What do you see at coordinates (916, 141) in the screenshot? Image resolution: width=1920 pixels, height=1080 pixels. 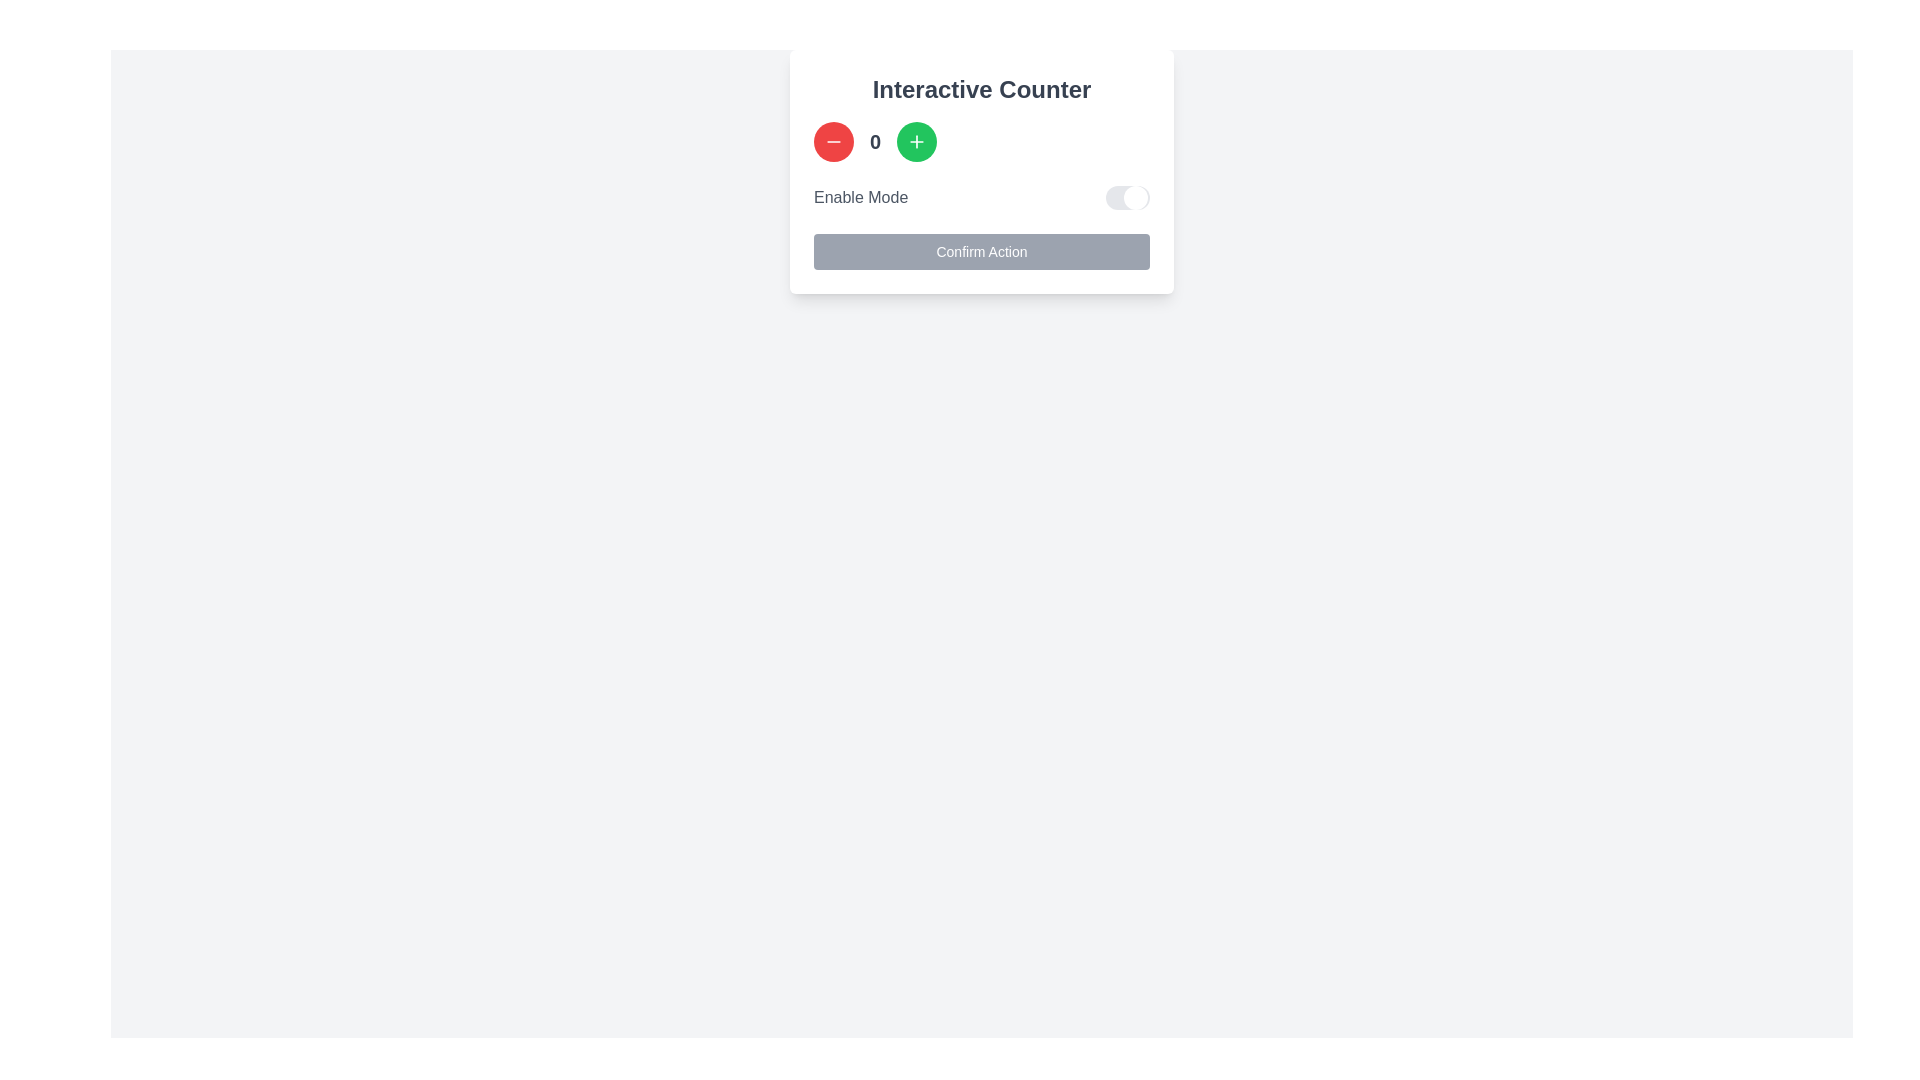 I see `the icon that indicates an action to increment a counter, centered within a green circular button` at bounding box center [916, 141].